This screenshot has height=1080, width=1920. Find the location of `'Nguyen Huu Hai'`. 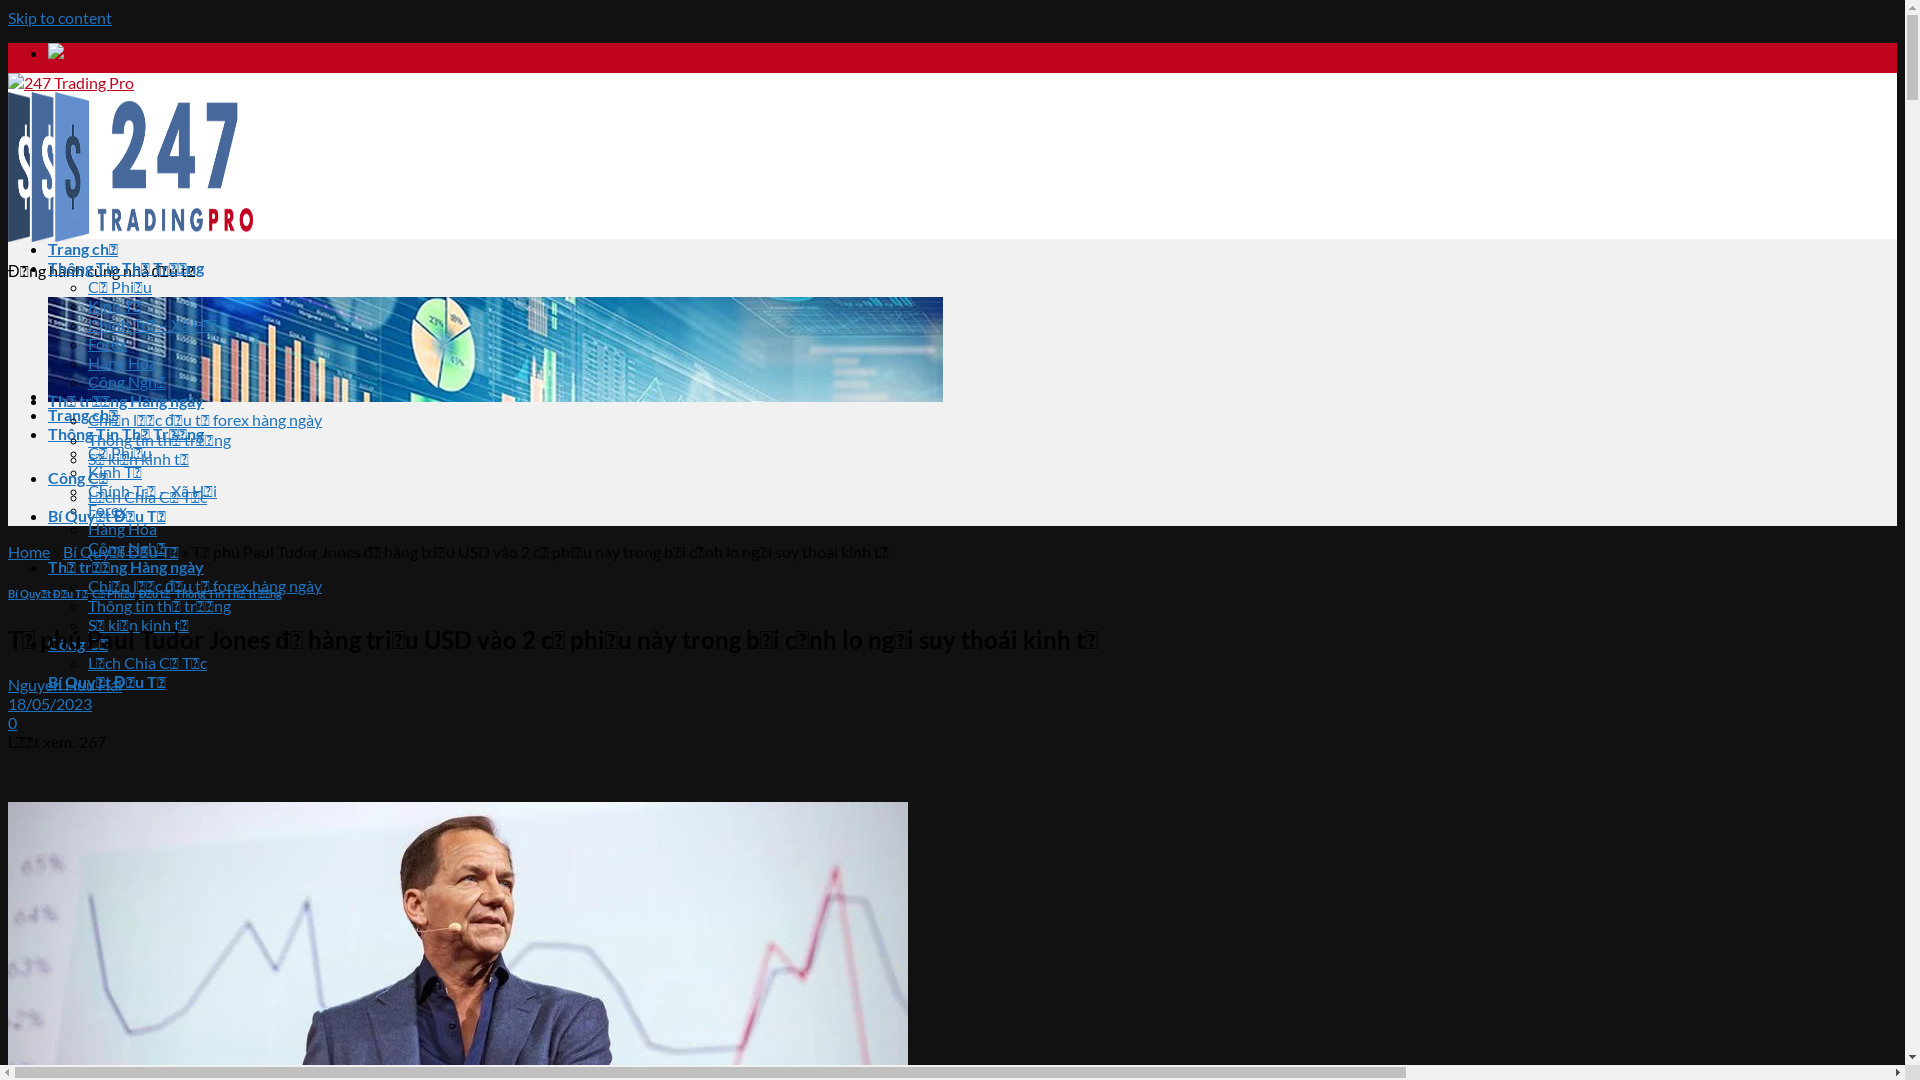

'Nguyen Huu Hai' is located at coordinates (8, 683).